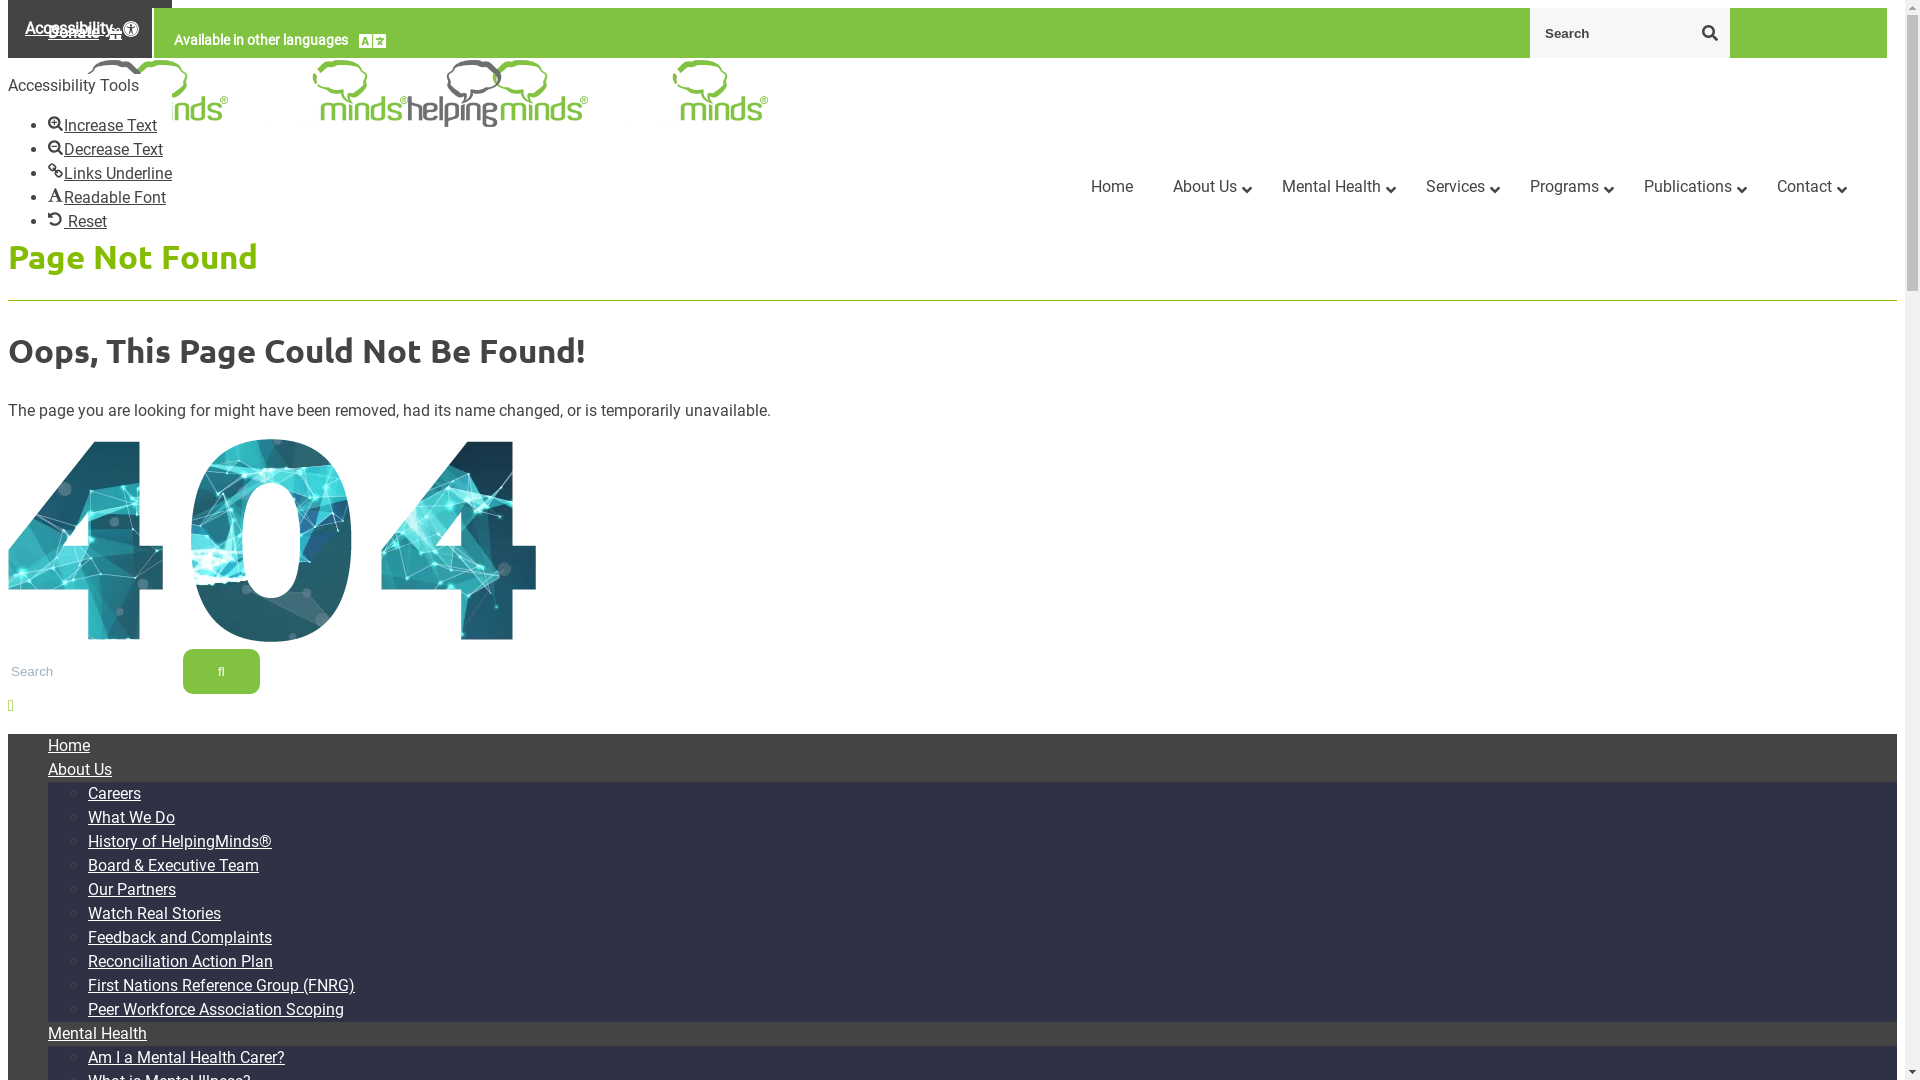 The width and height of the screenshot is (1920, 1080). Describe the element at coordinates (1623, 187) in the screenshot. I see `'Publications'` at that location.